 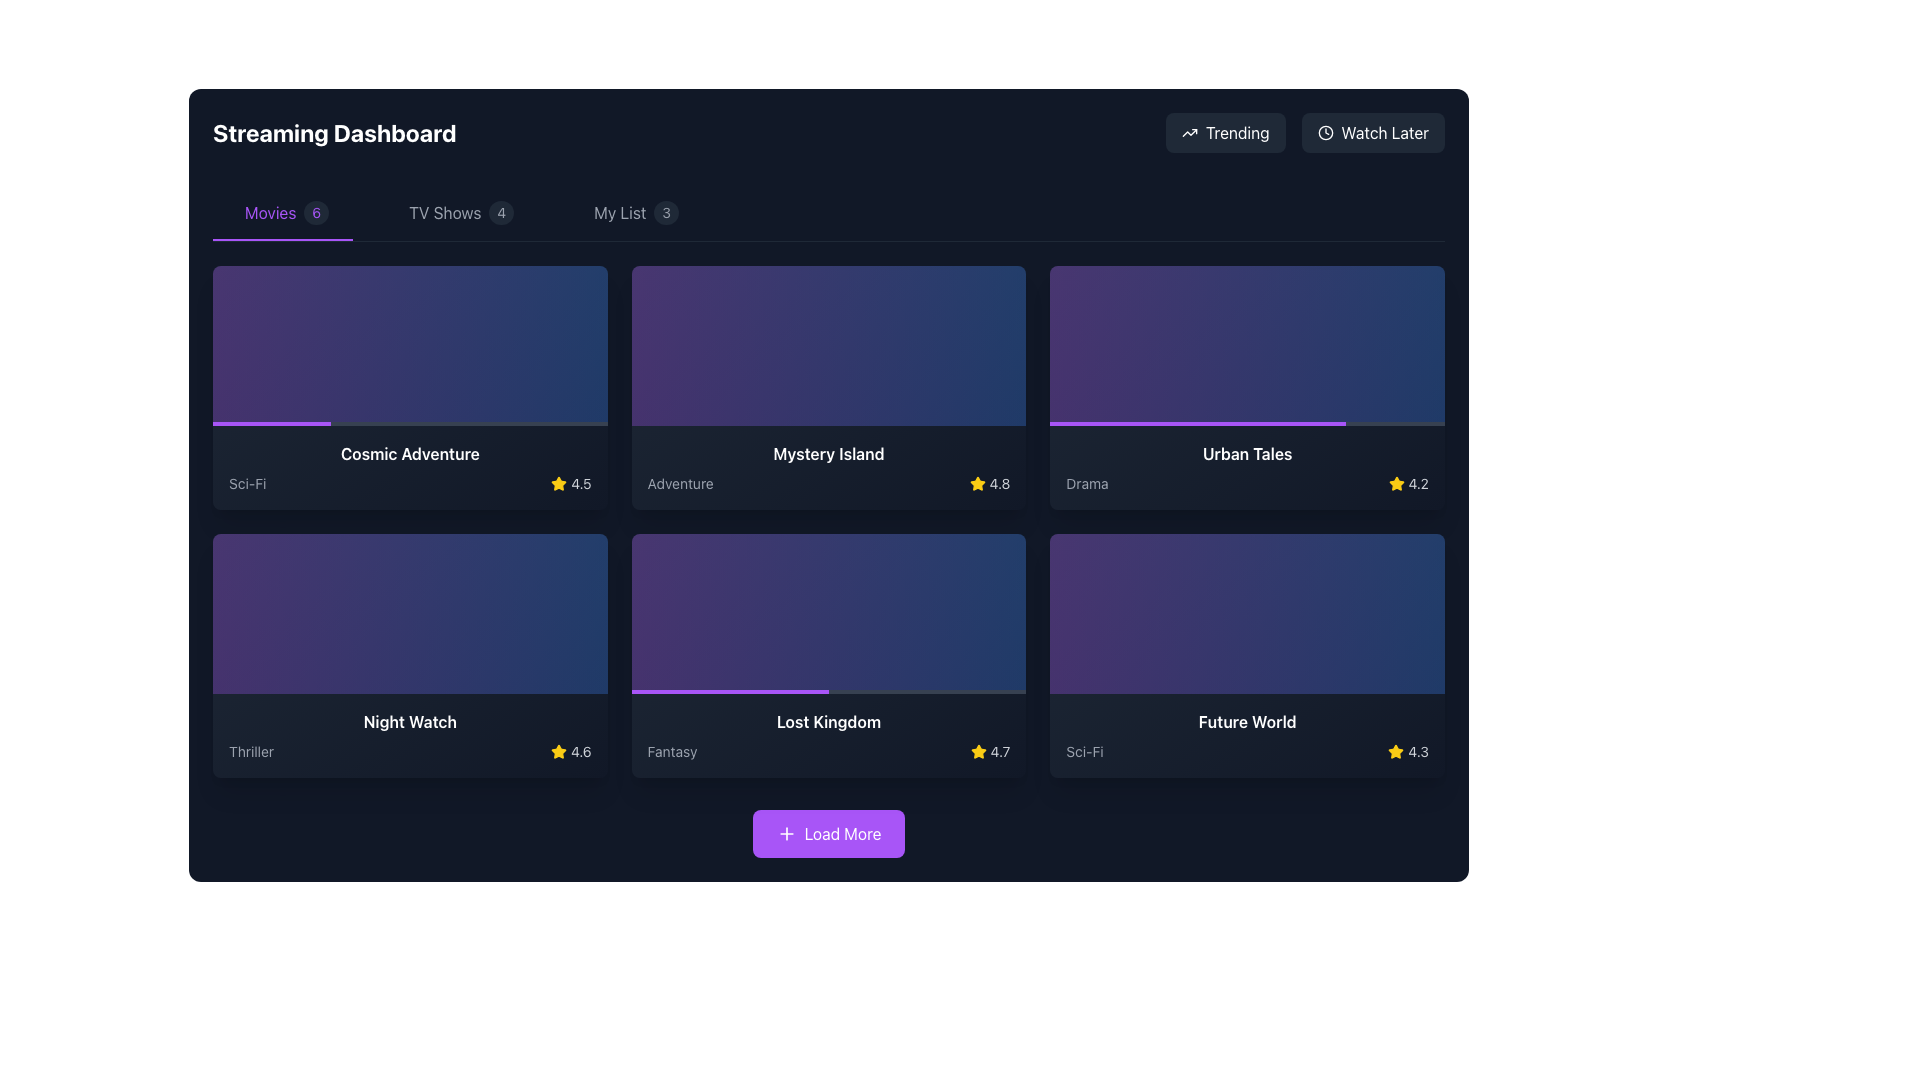 What do you see at coordinates (1083, 752) in the screenshot?
I see `the 'Sci-Fi' text label, which is styled in gray and located in the bottom-left corner of the 'Future World' content block` at bounding box center [1083, 752].